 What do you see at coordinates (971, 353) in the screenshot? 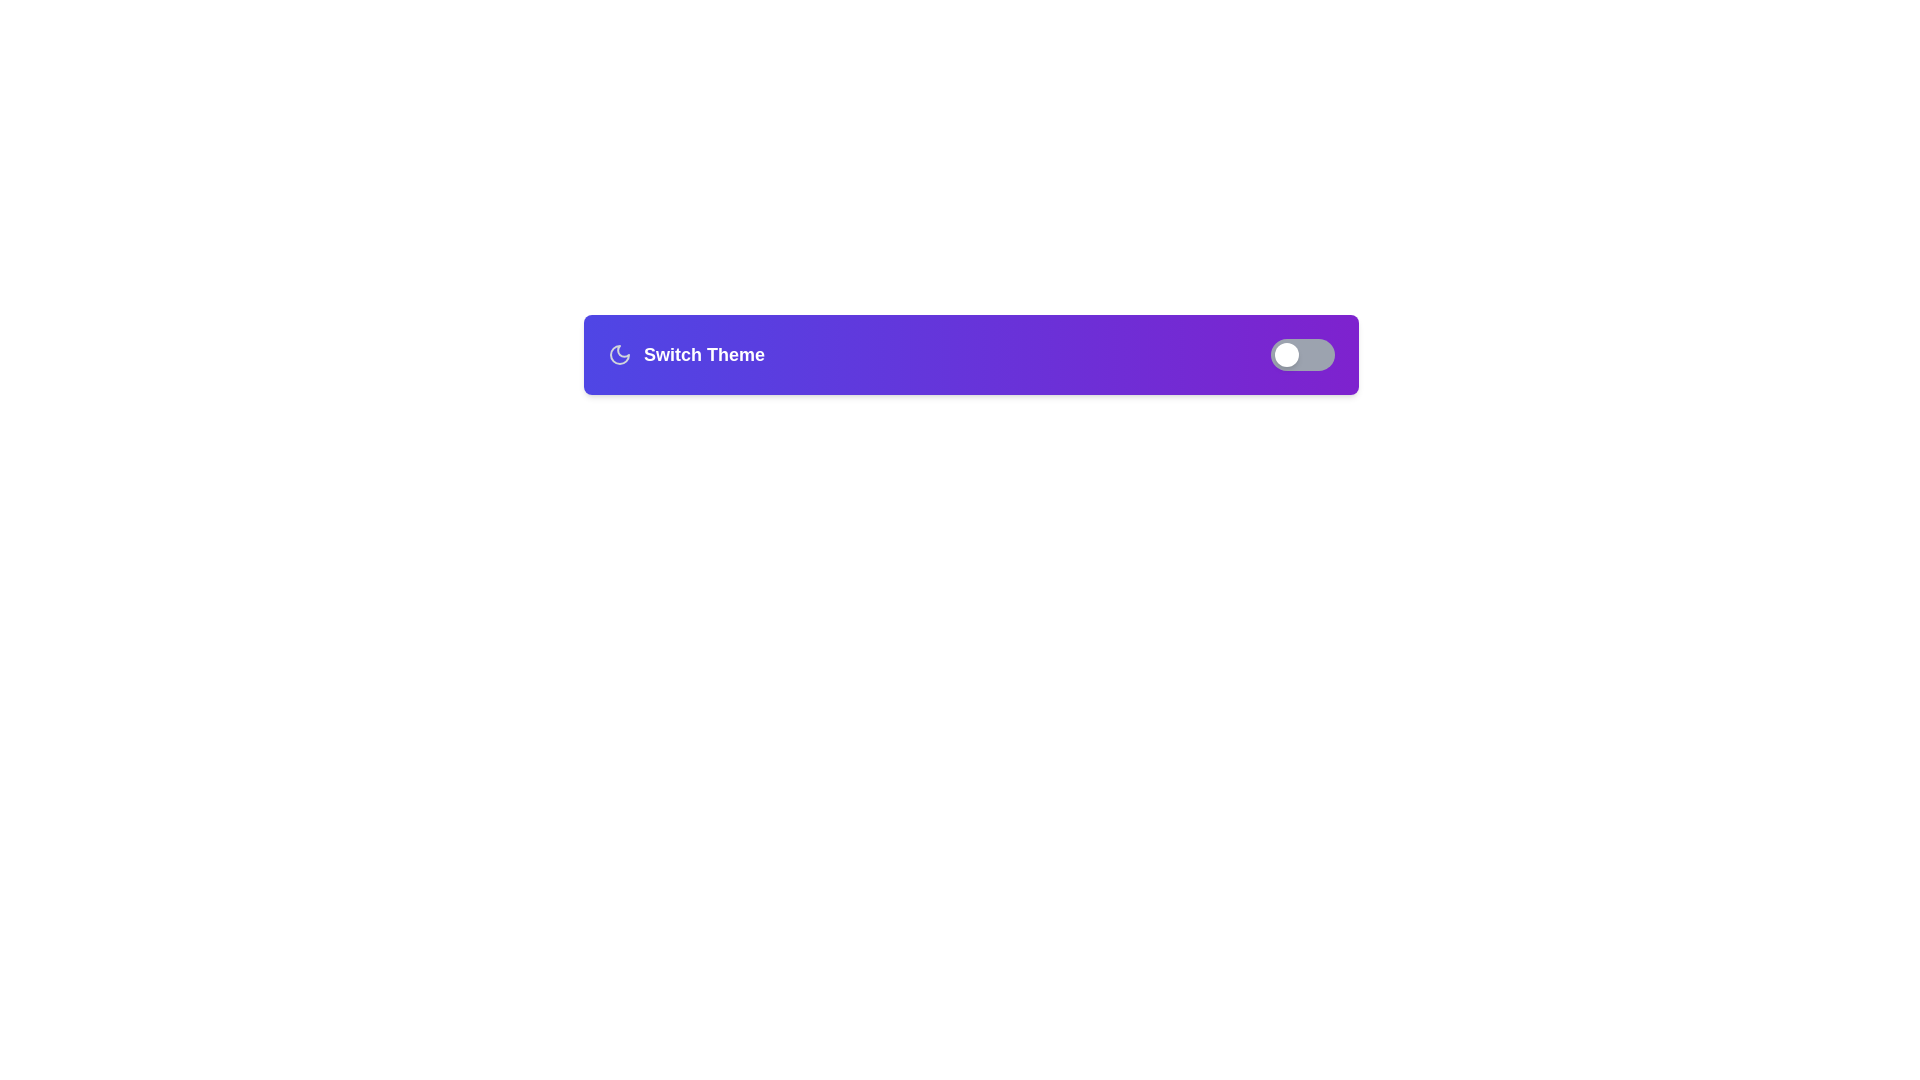
I see `the 'Switch Theme' button with an integrated toggle switch, which features a gradient background and is located at the upper region of the interface` at bounding box center [971, 353].